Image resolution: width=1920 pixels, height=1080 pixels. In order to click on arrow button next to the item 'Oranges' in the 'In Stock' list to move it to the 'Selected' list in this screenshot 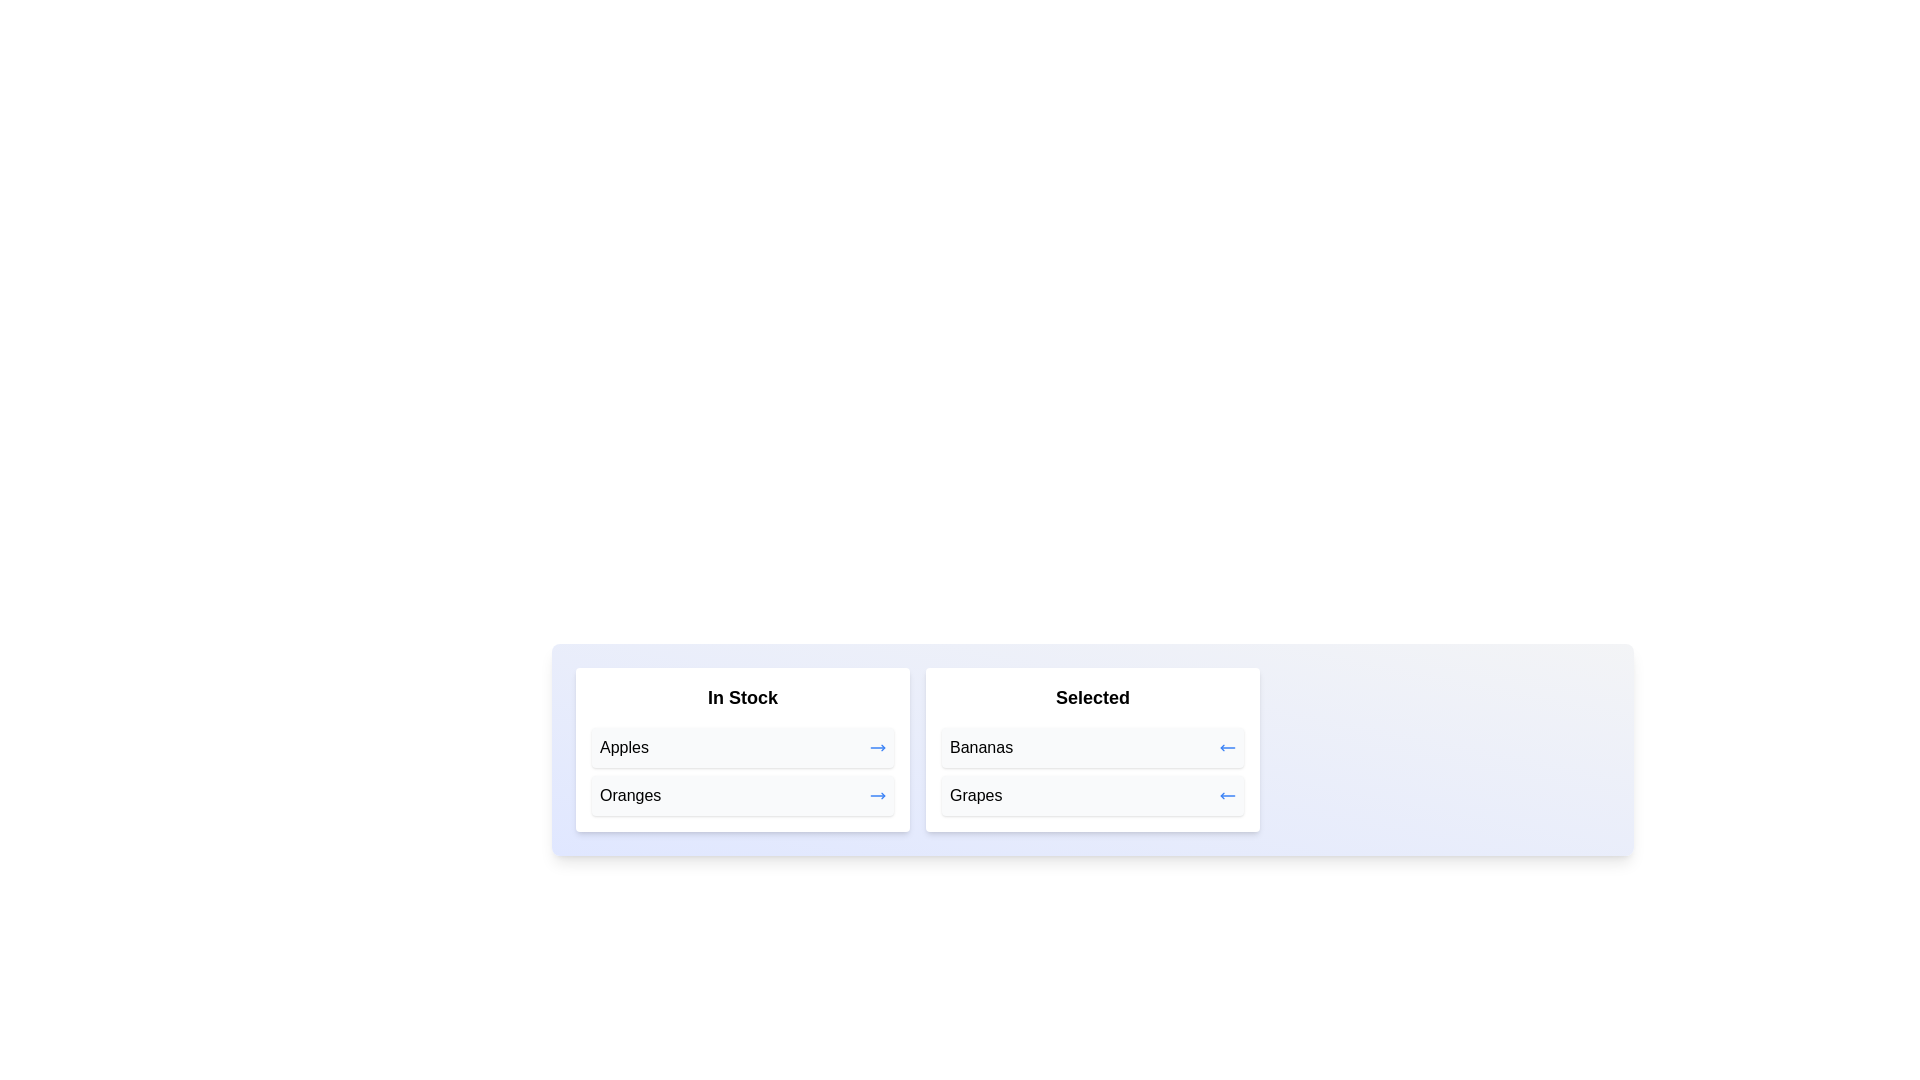, I will do `click(878, 794)`.